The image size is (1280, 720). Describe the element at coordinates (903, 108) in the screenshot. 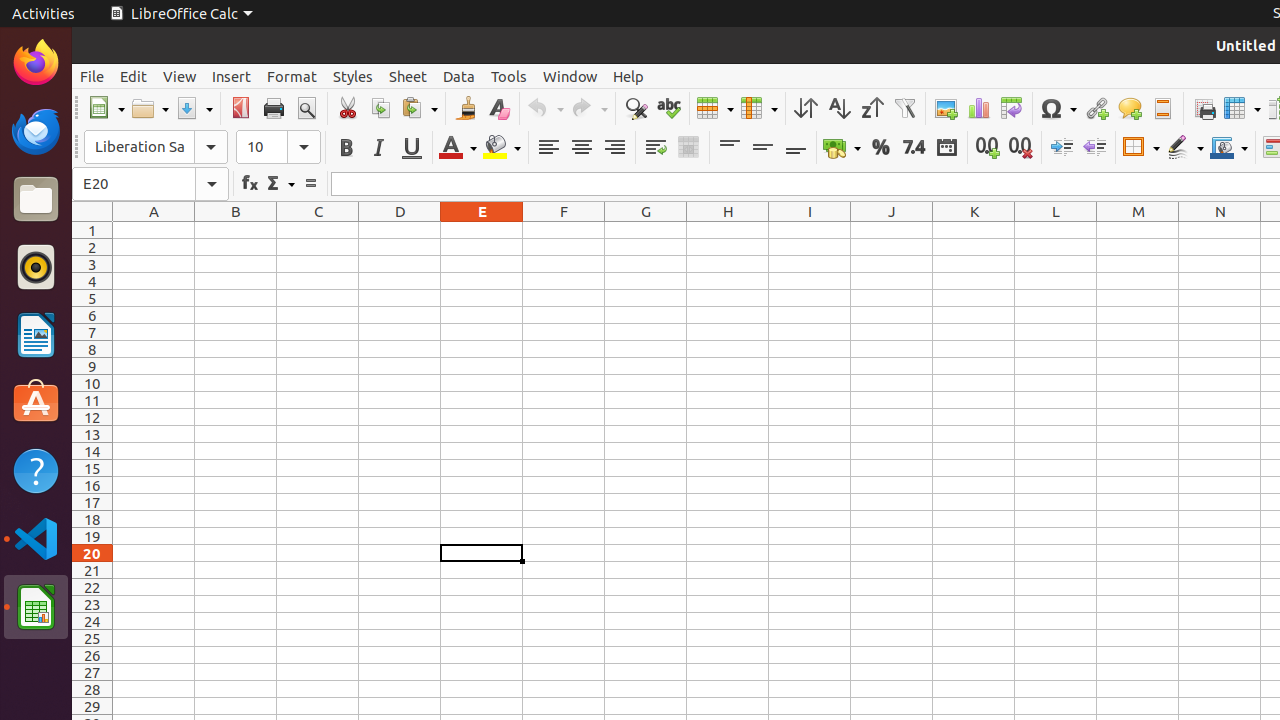

I see `'AutoFilter'` at that location.